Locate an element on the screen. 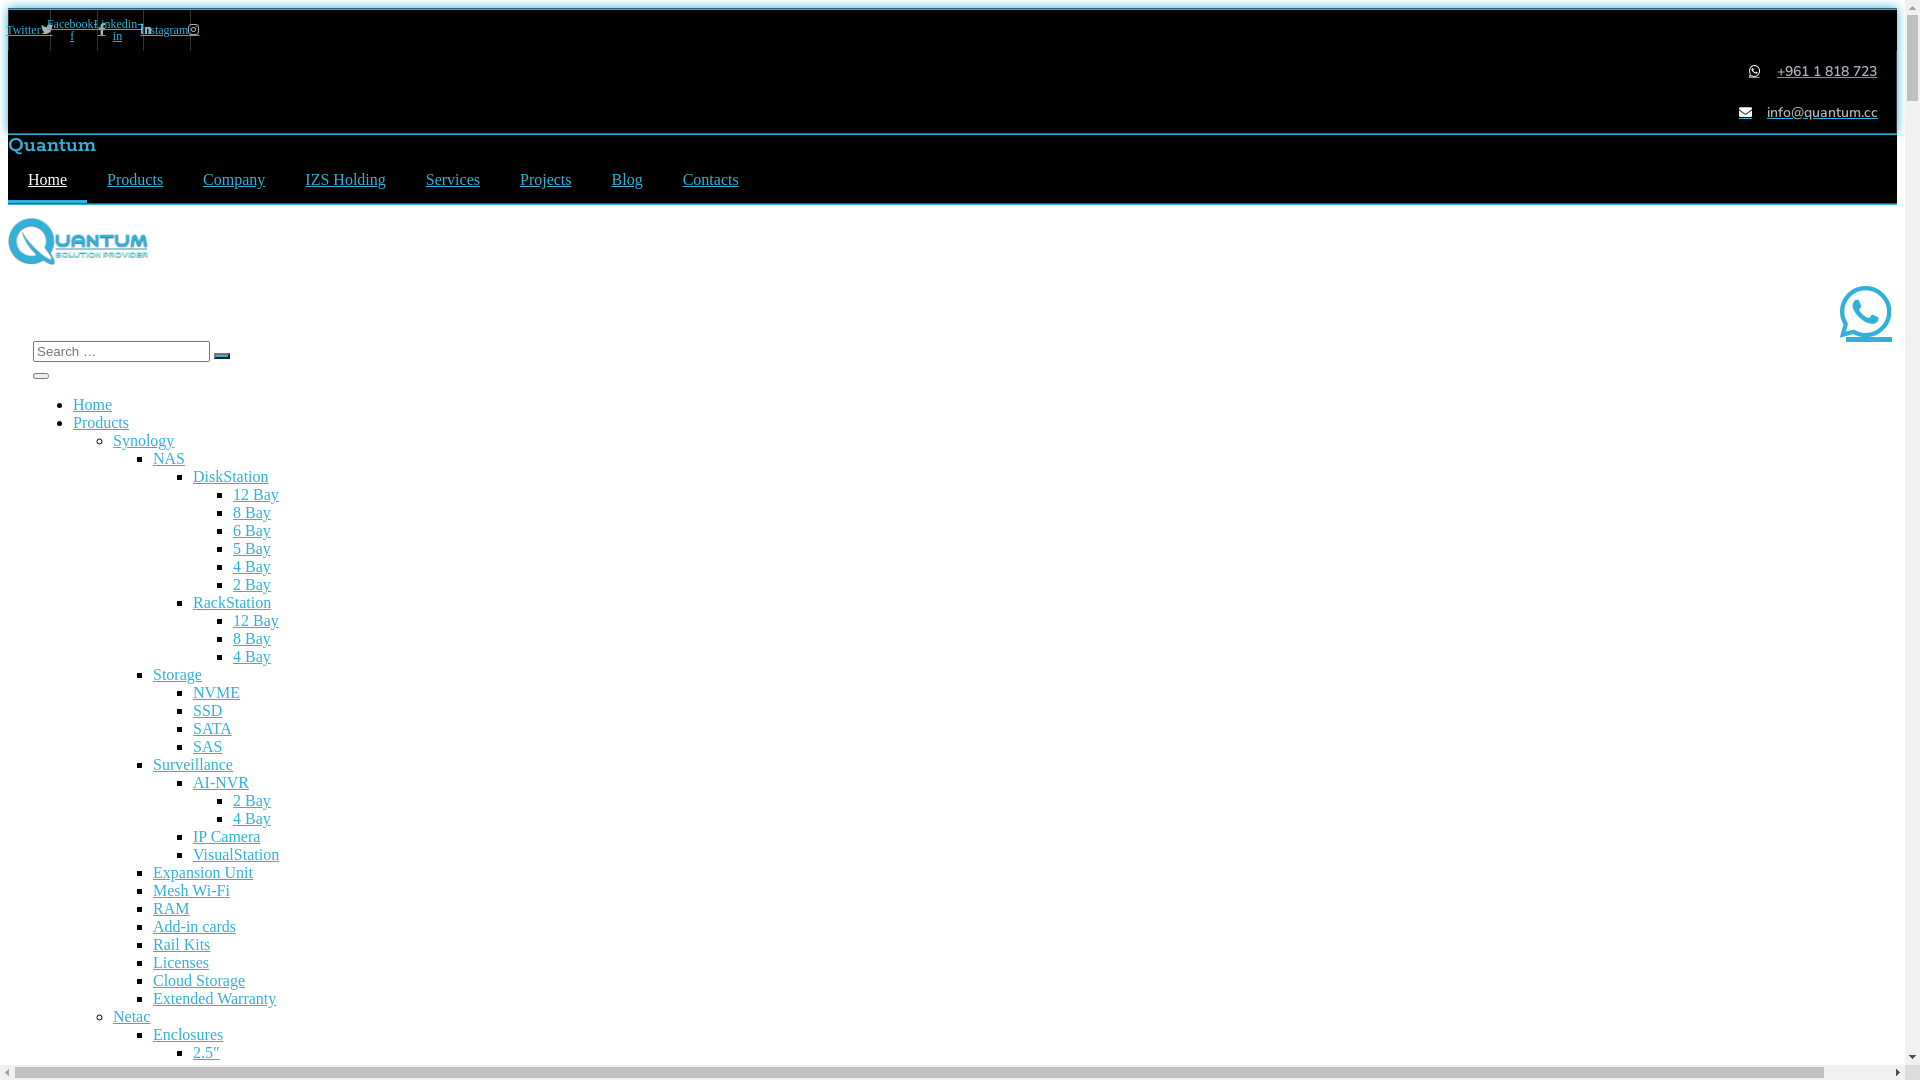  '12 Bay' is located at coordinates (254, 619).